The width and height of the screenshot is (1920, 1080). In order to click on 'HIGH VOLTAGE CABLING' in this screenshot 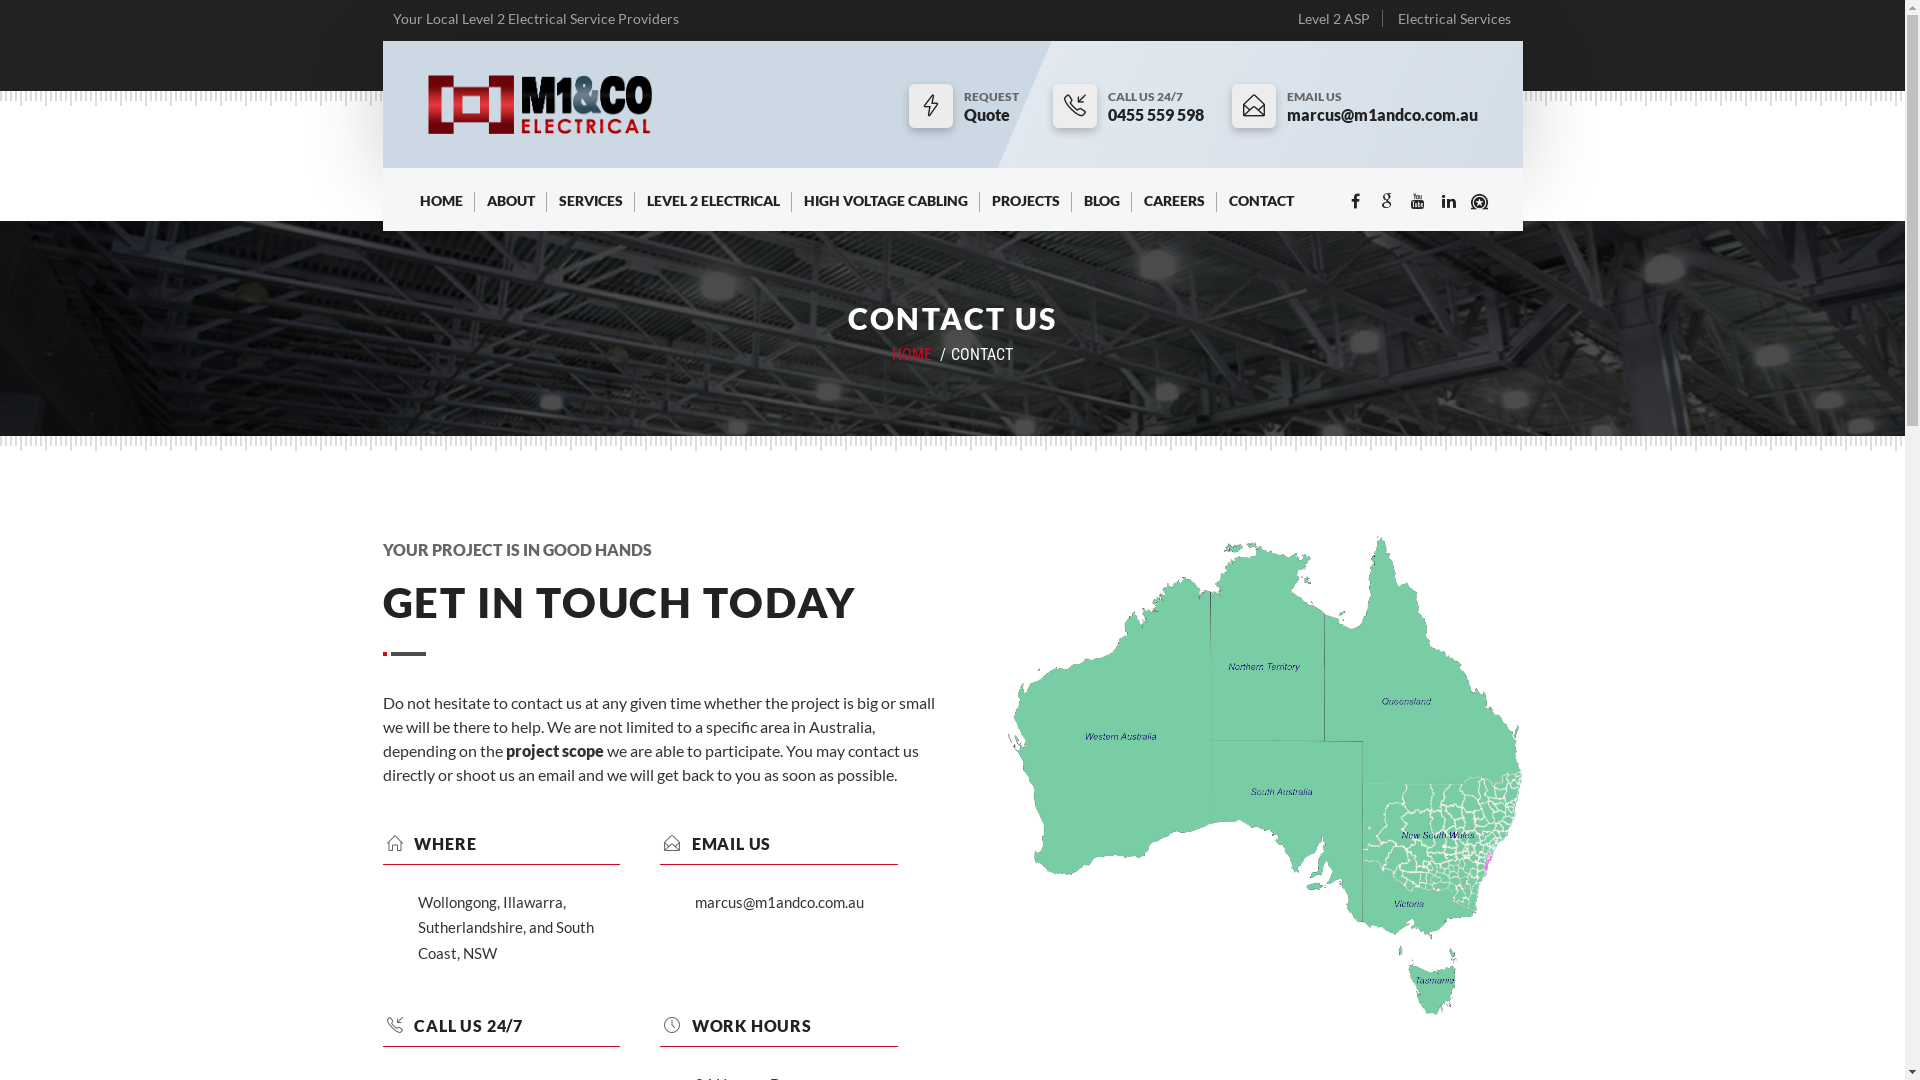, I will do `click(885, 209)`.